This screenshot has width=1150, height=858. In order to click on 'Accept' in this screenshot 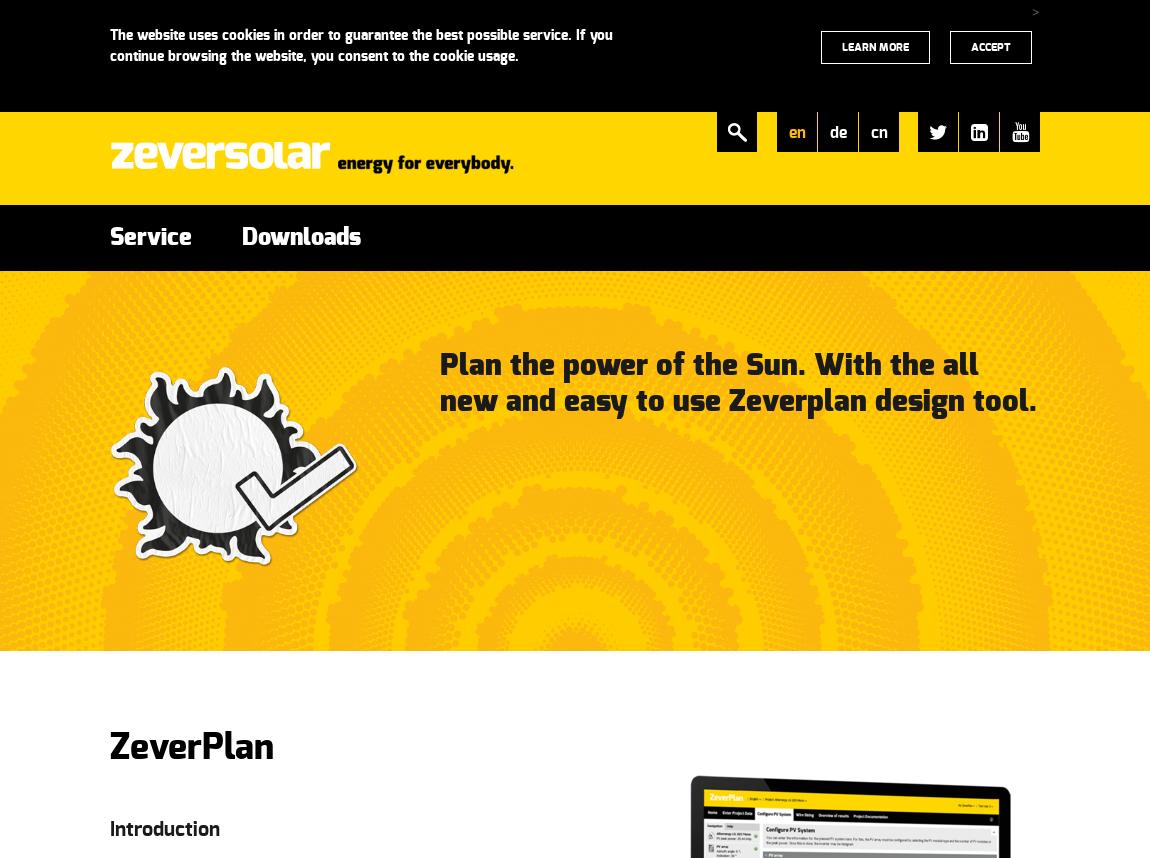, I will do `click(990, 46)`.